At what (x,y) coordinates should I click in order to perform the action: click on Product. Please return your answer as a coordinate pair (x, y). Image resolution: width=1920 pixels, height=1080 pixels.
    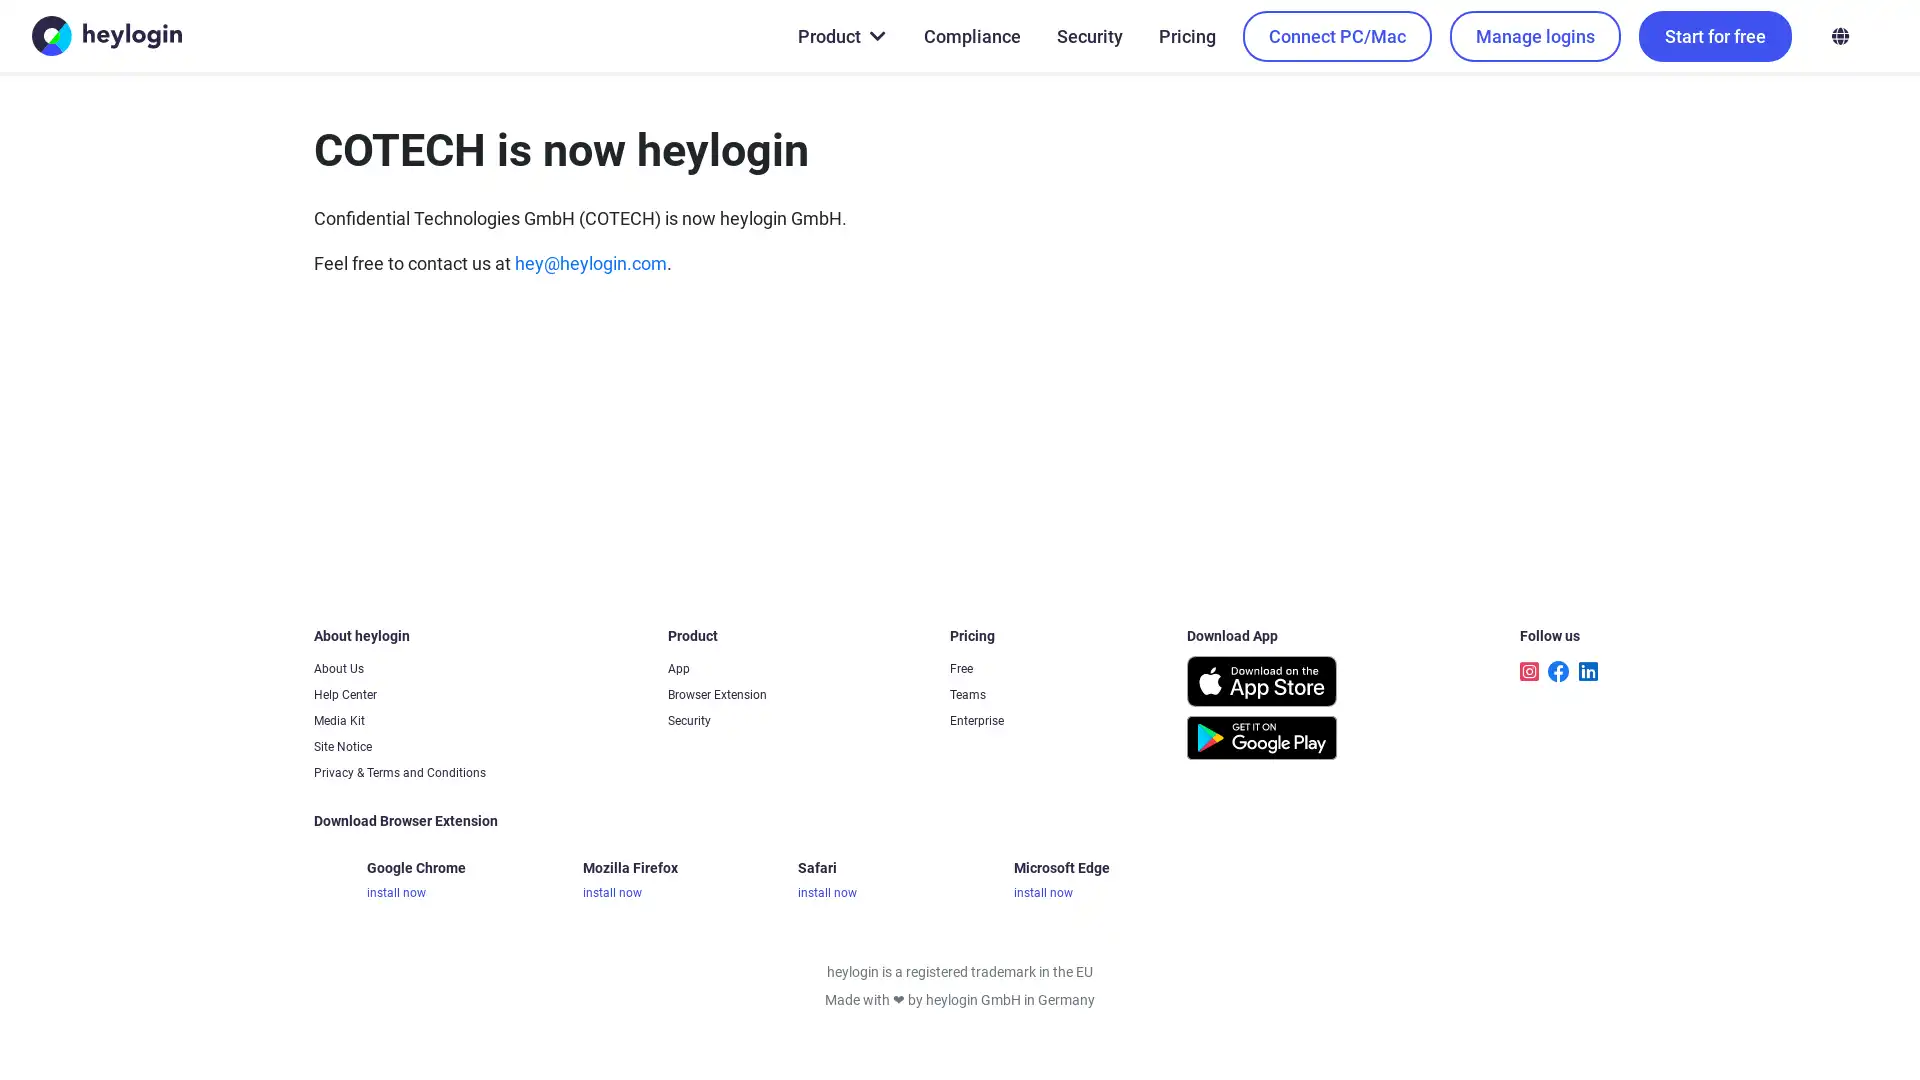
    Looking at the image, I should click on (840, 35).